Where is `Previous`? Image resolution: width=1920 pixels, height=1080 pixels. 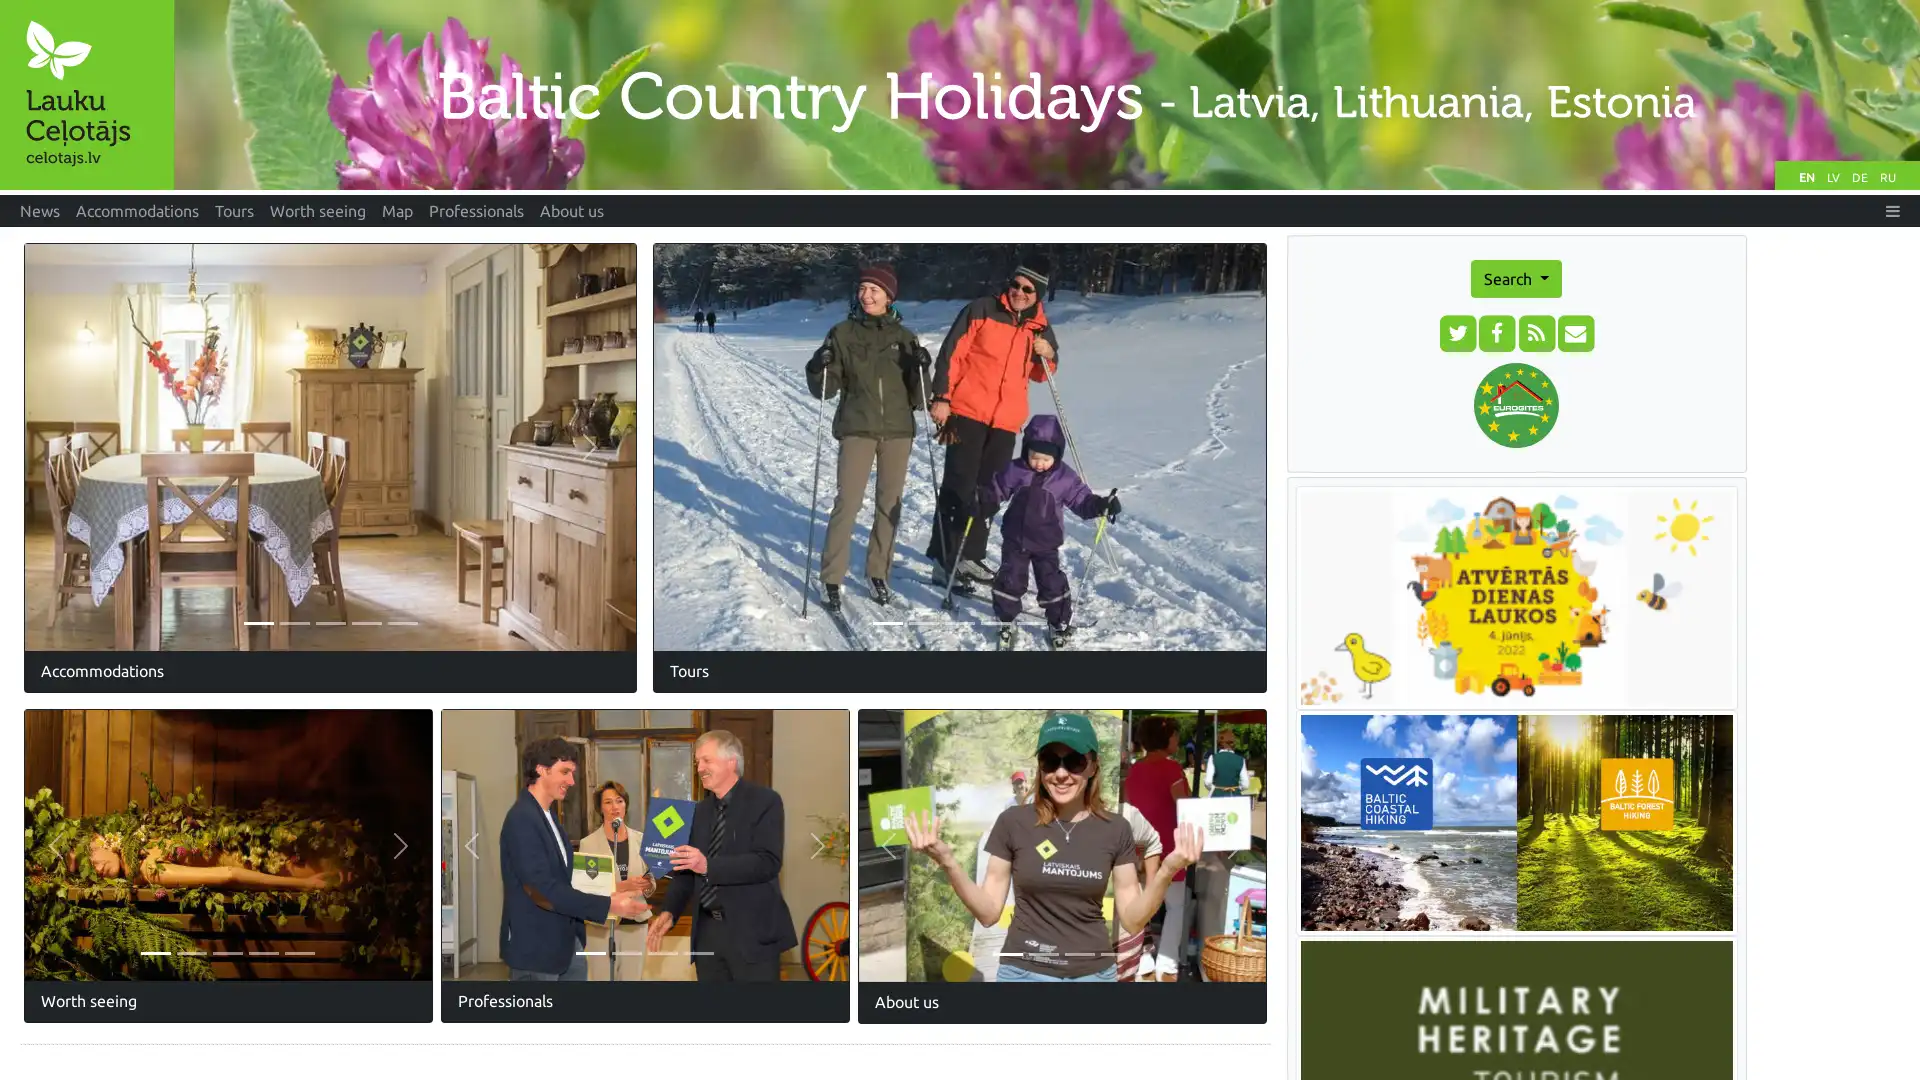 Previous is located at coordinates (470, 845).